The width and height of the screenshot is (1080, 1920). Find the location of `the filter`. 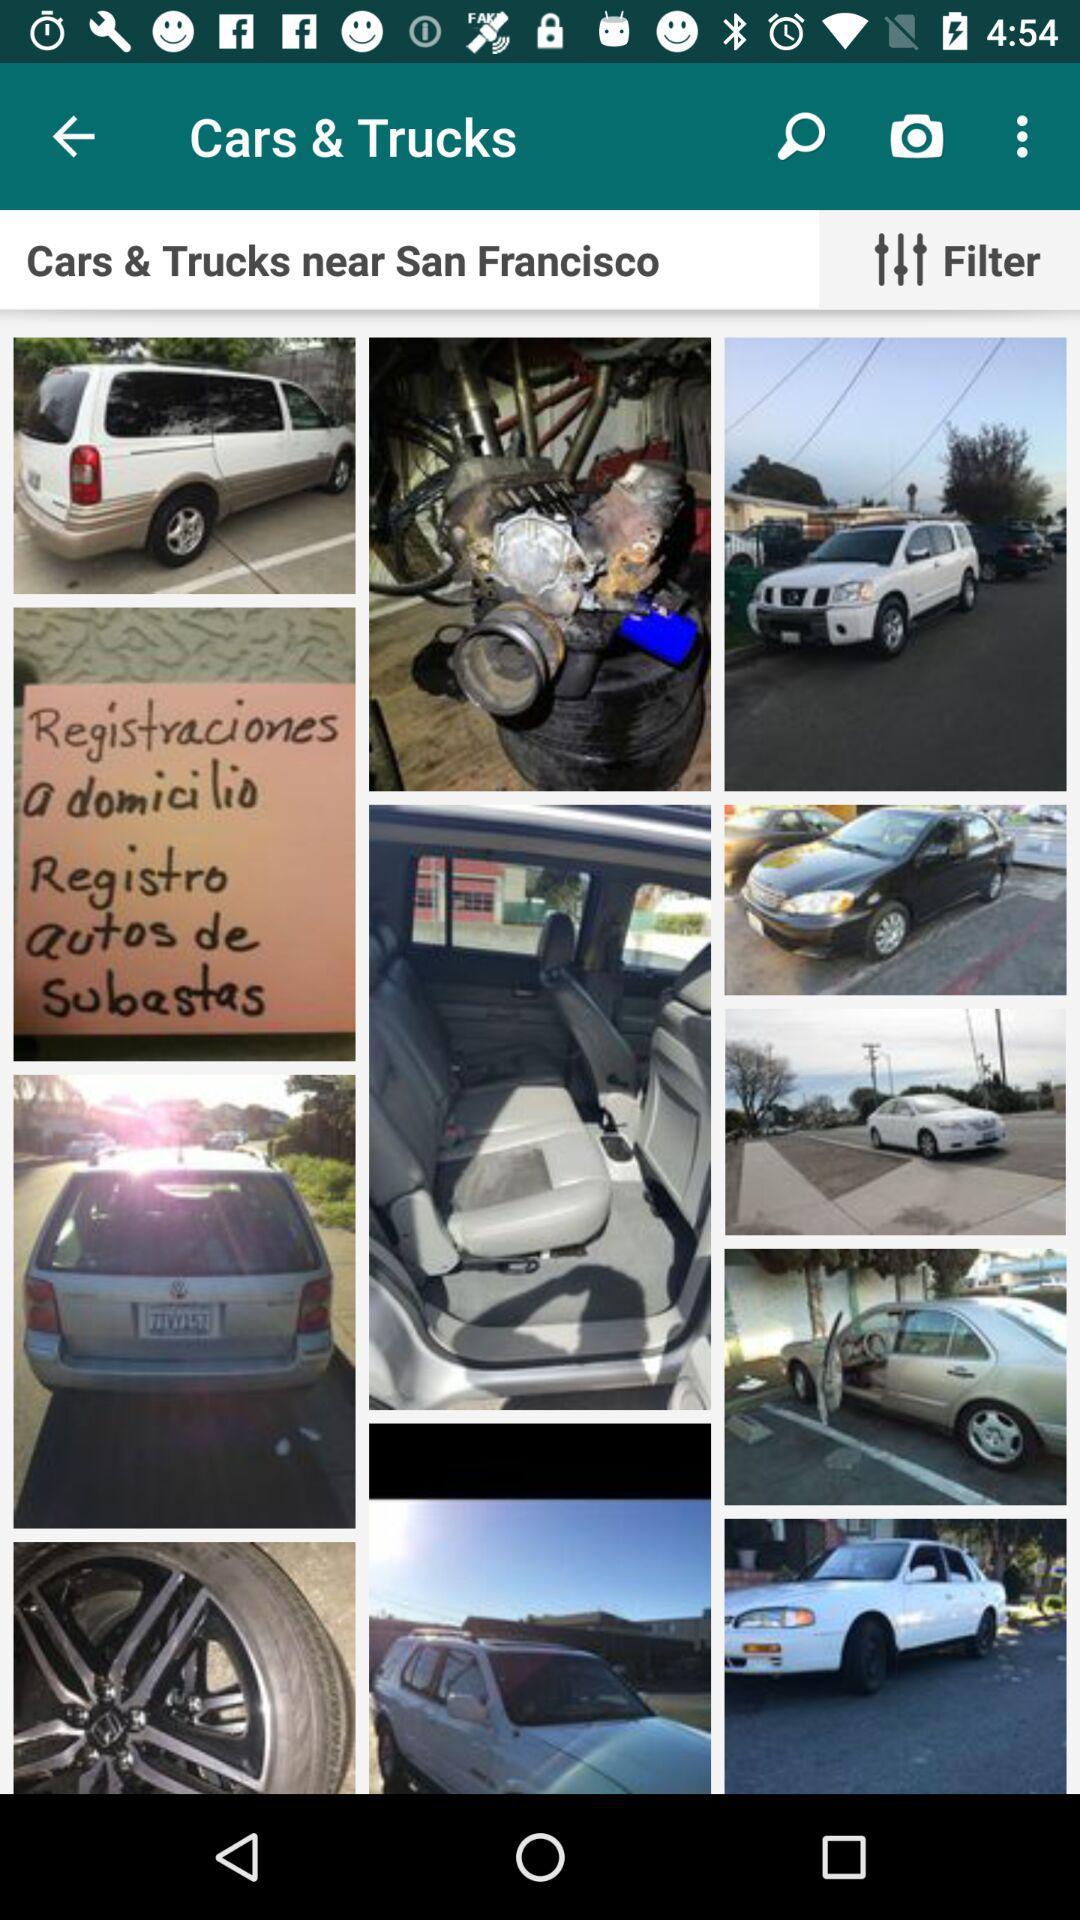

the filter is located at coordinates (948, 258).